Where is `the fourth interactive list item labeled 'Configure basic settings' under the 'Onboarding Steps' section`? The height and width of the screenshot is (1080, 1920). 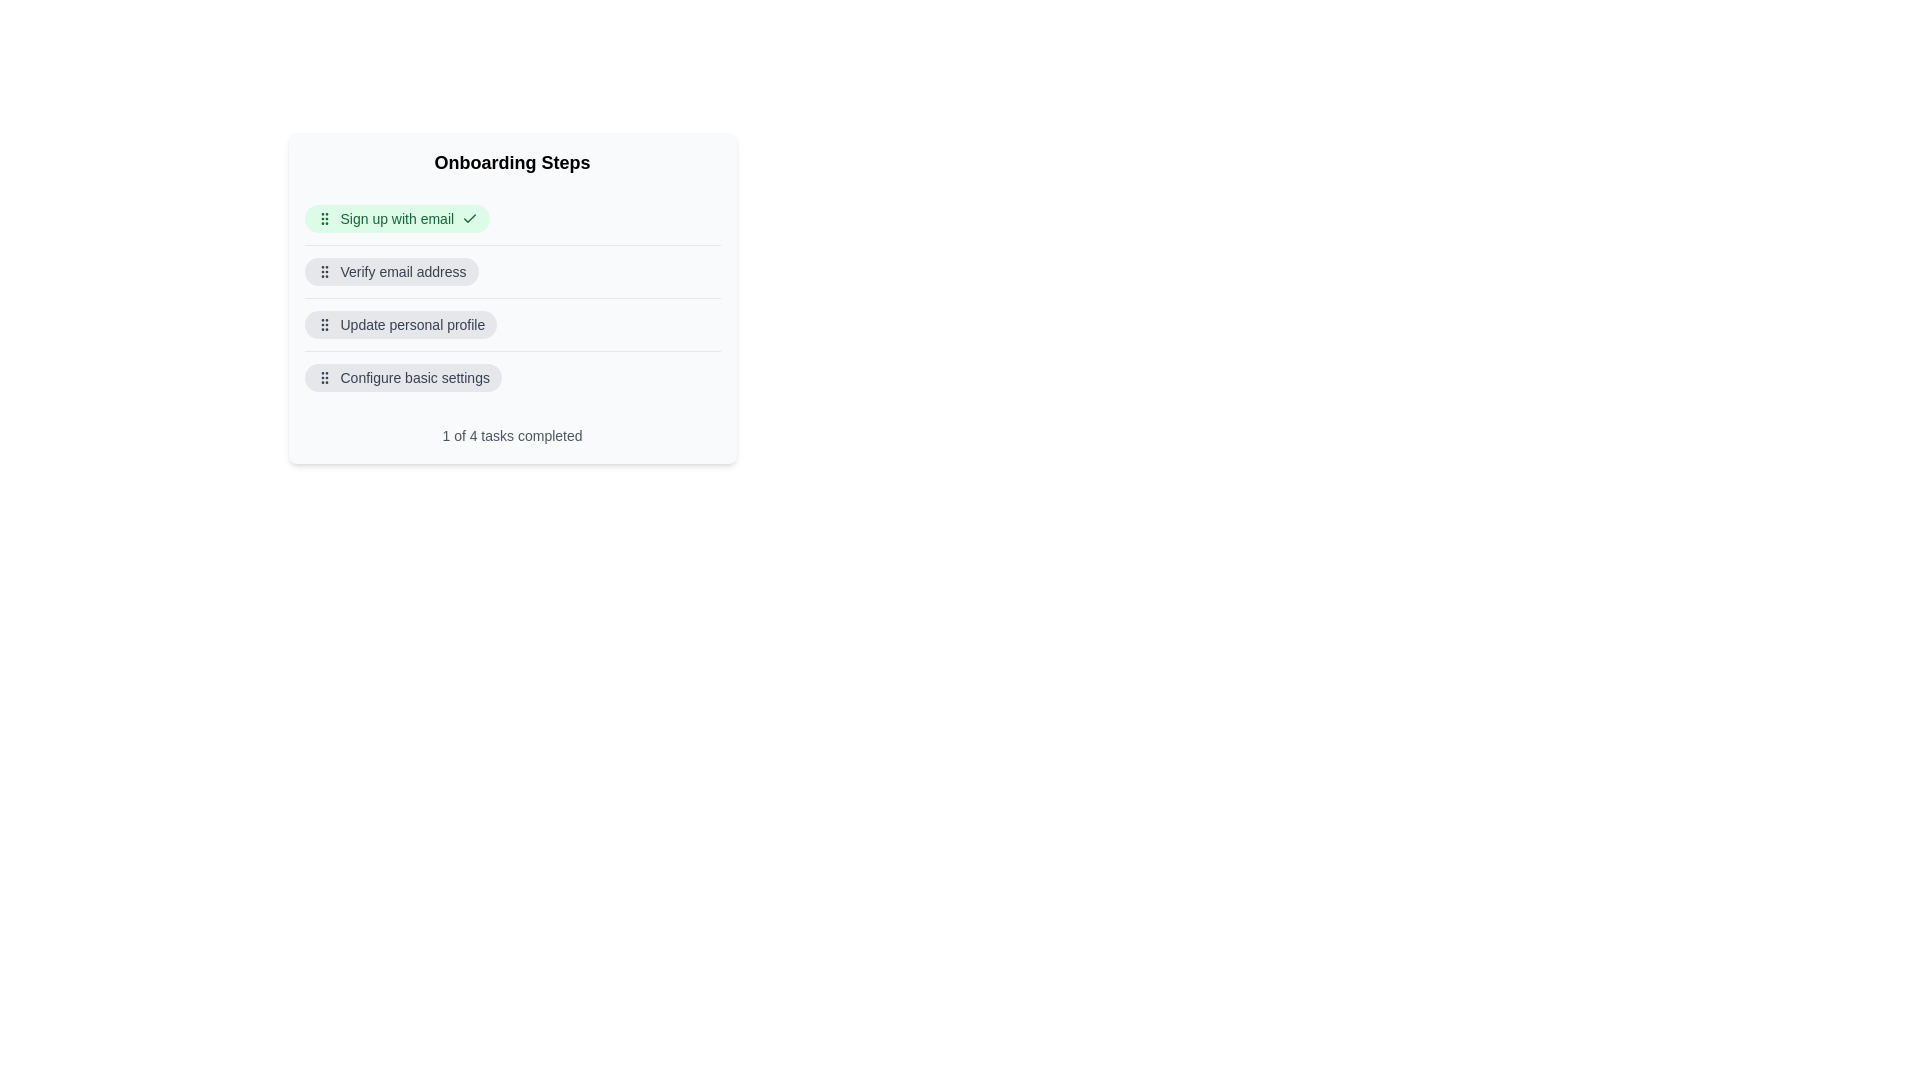
the fourth interactive list item labeled 'Configure basic settings' under the 'Onboarding Steps' section is located at coordinates (512, 377).